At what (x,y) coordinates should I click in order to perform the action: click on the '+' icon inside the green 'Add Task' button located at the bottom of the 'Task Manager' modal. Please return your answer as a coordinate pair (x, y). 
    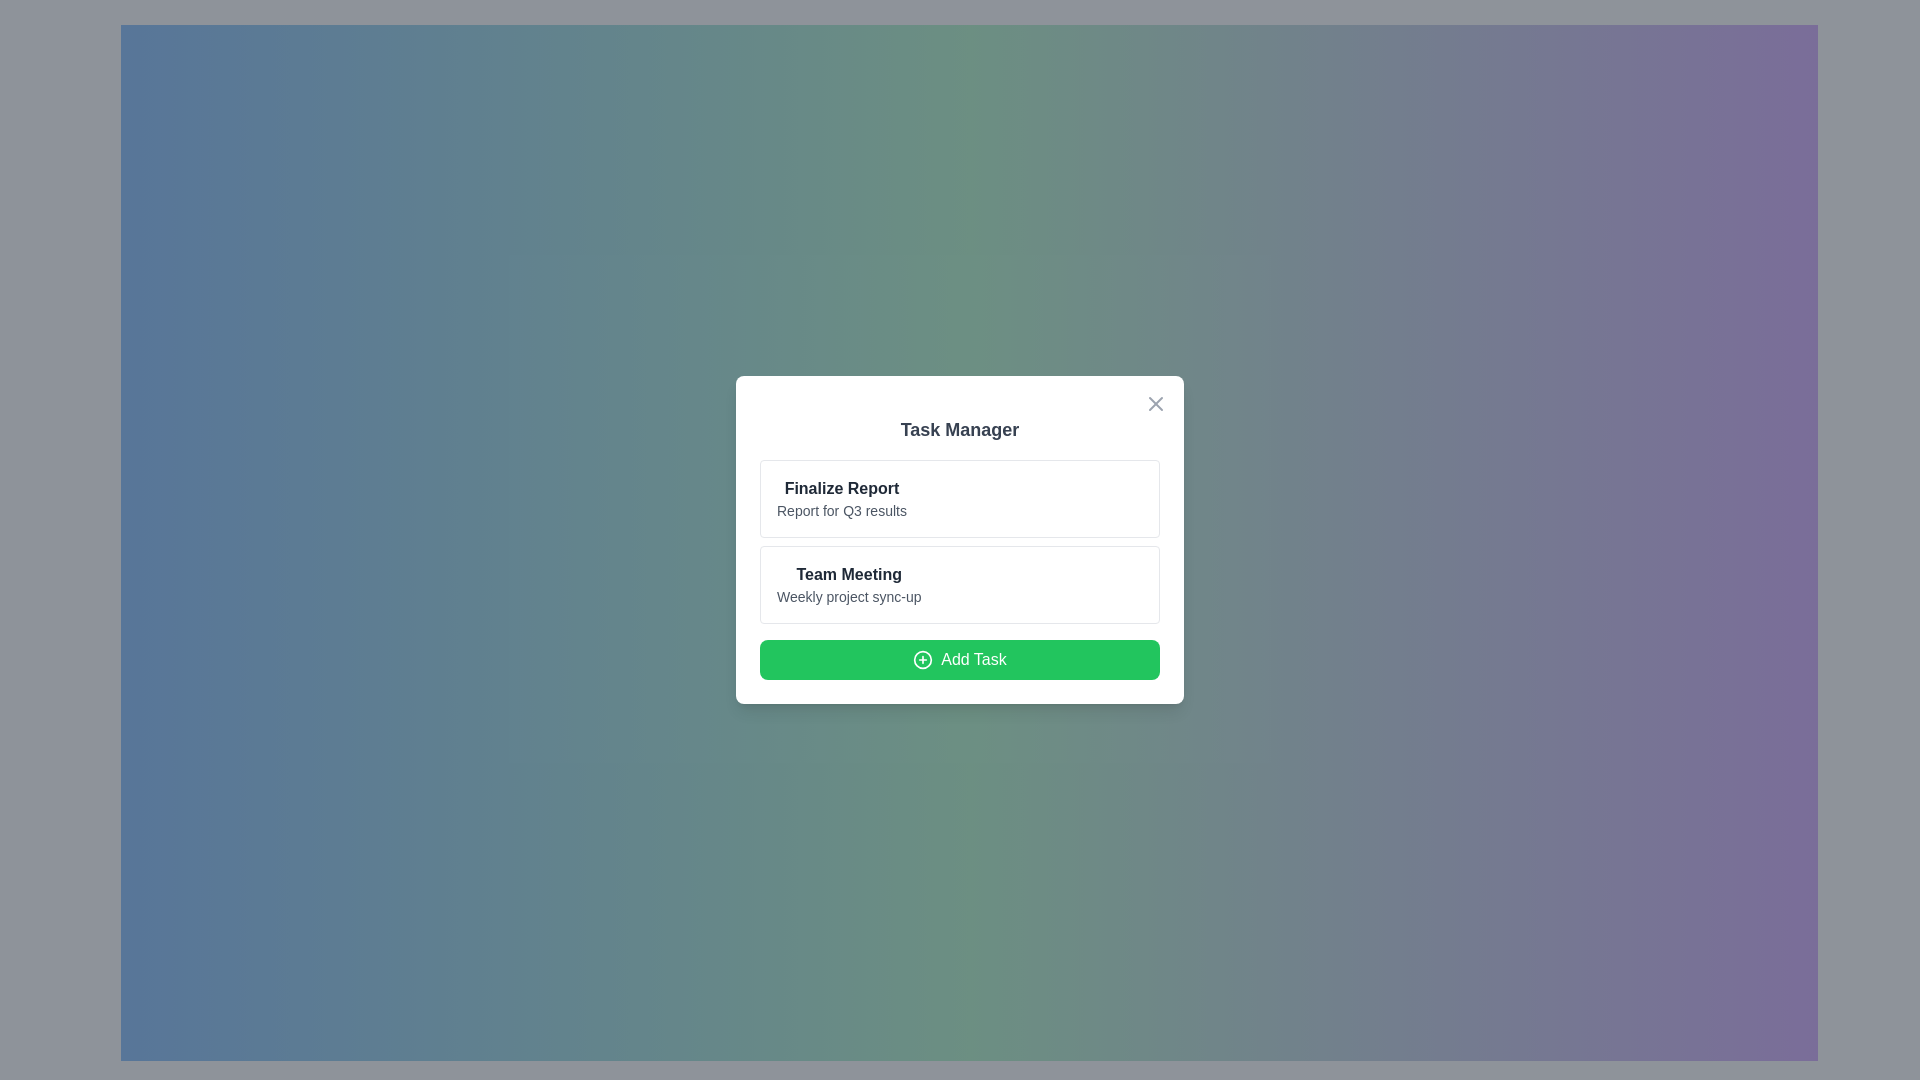
    Looking at the image, I should click on (922, 659).